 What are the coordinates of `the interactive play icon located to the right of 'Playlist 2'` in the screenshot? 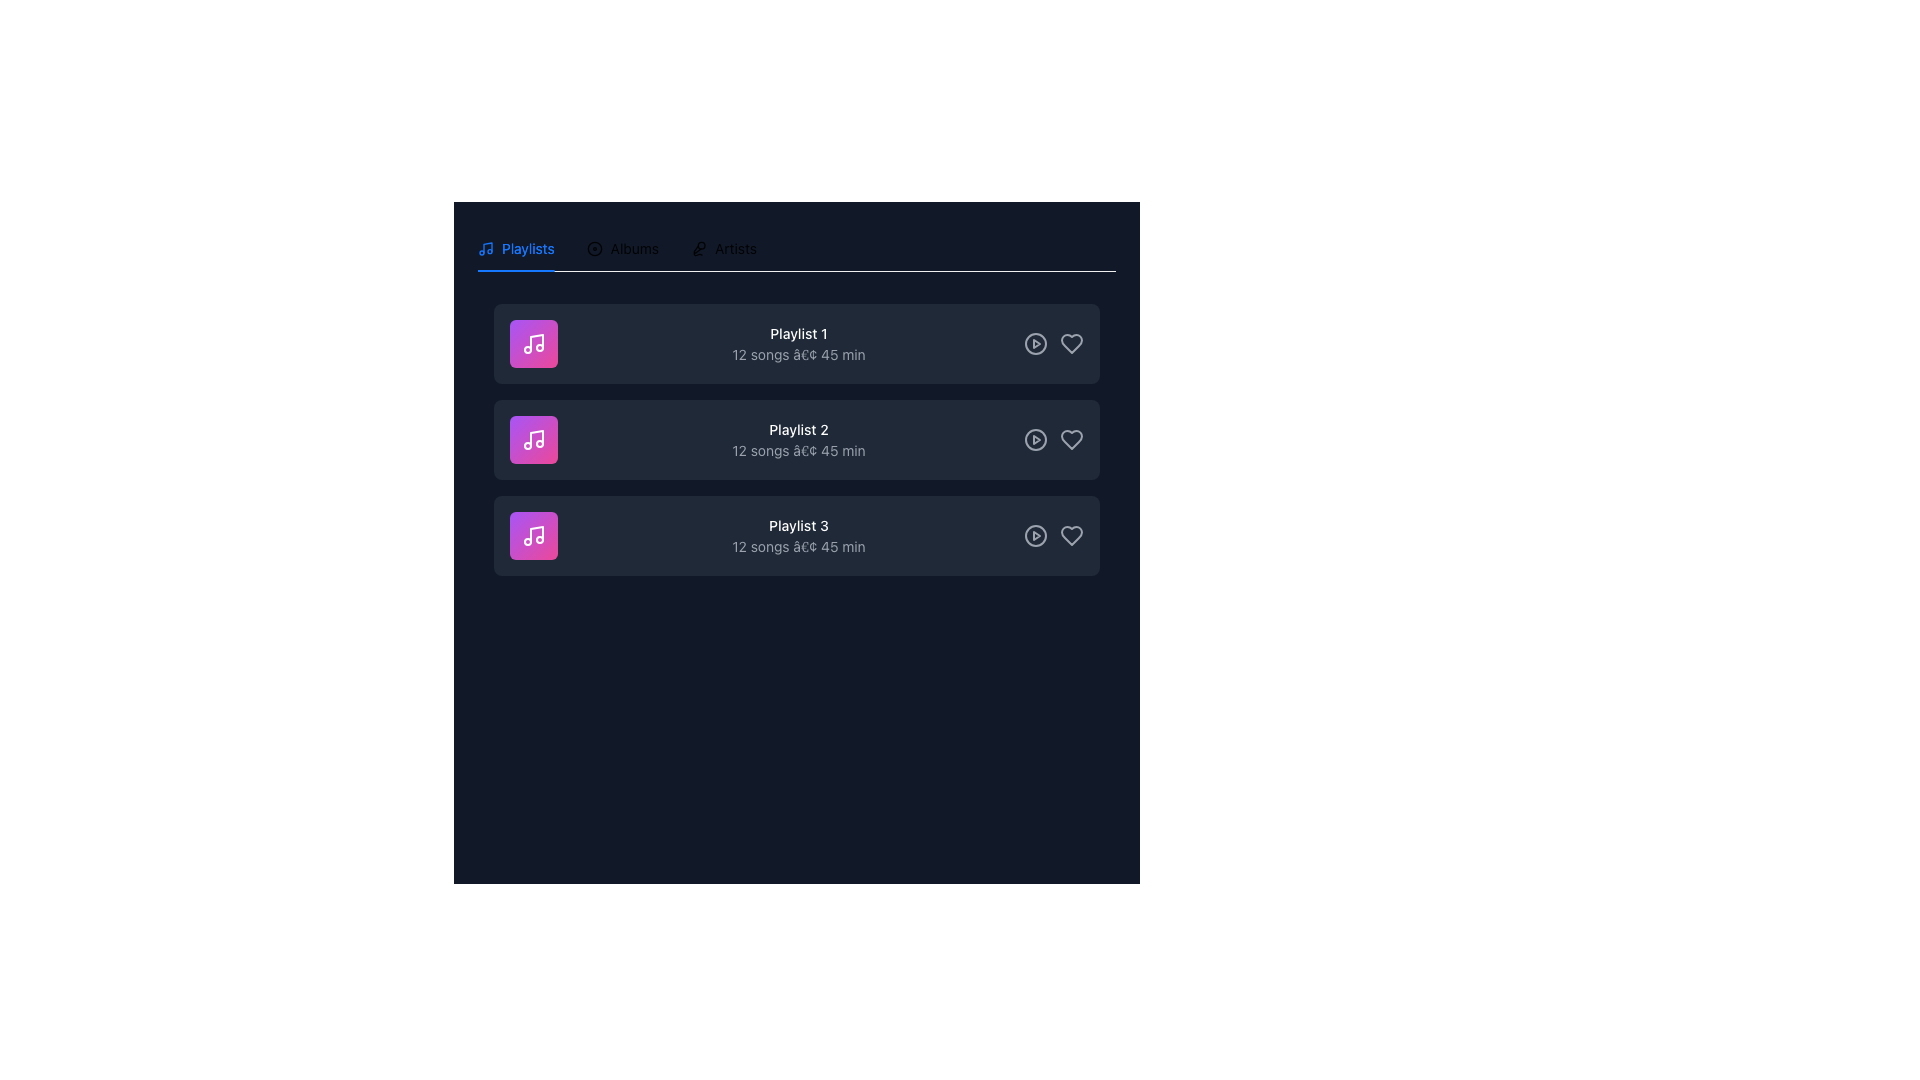 It's located at (1036, 438).